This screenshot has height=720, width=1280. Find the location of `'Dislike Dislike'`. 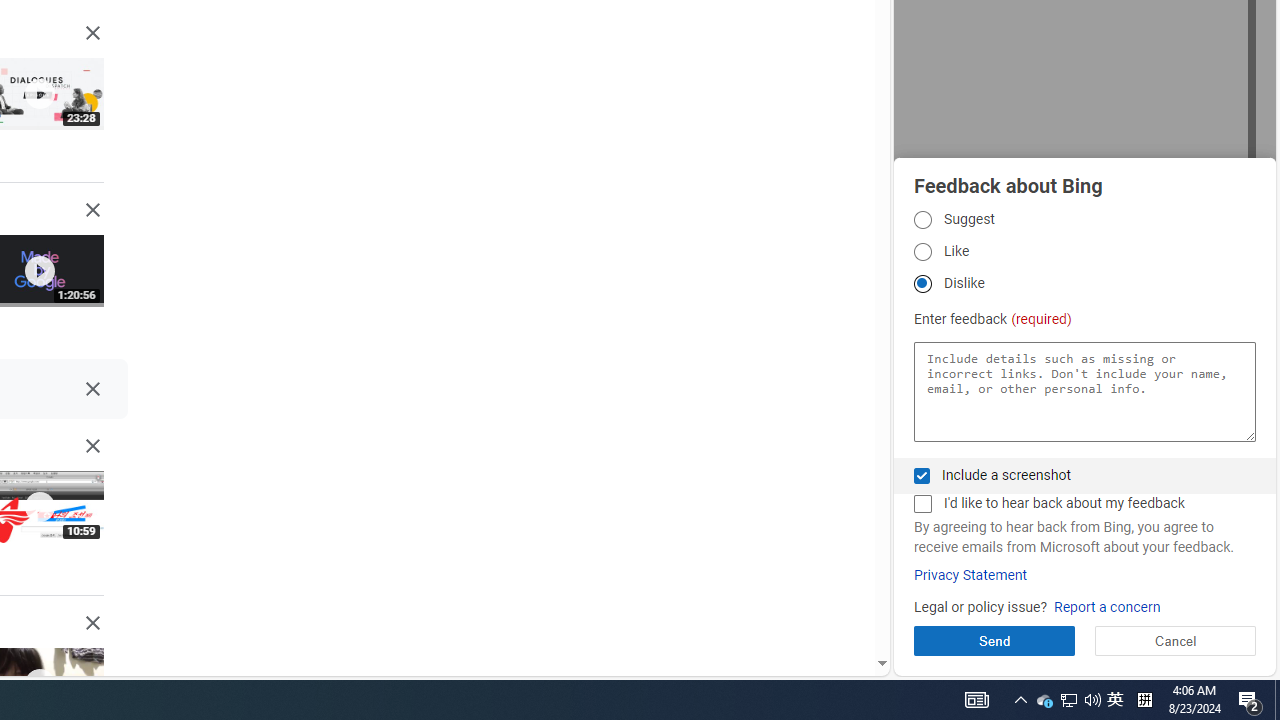

'Dislike Dislike' is located at coordinates (921, 284).